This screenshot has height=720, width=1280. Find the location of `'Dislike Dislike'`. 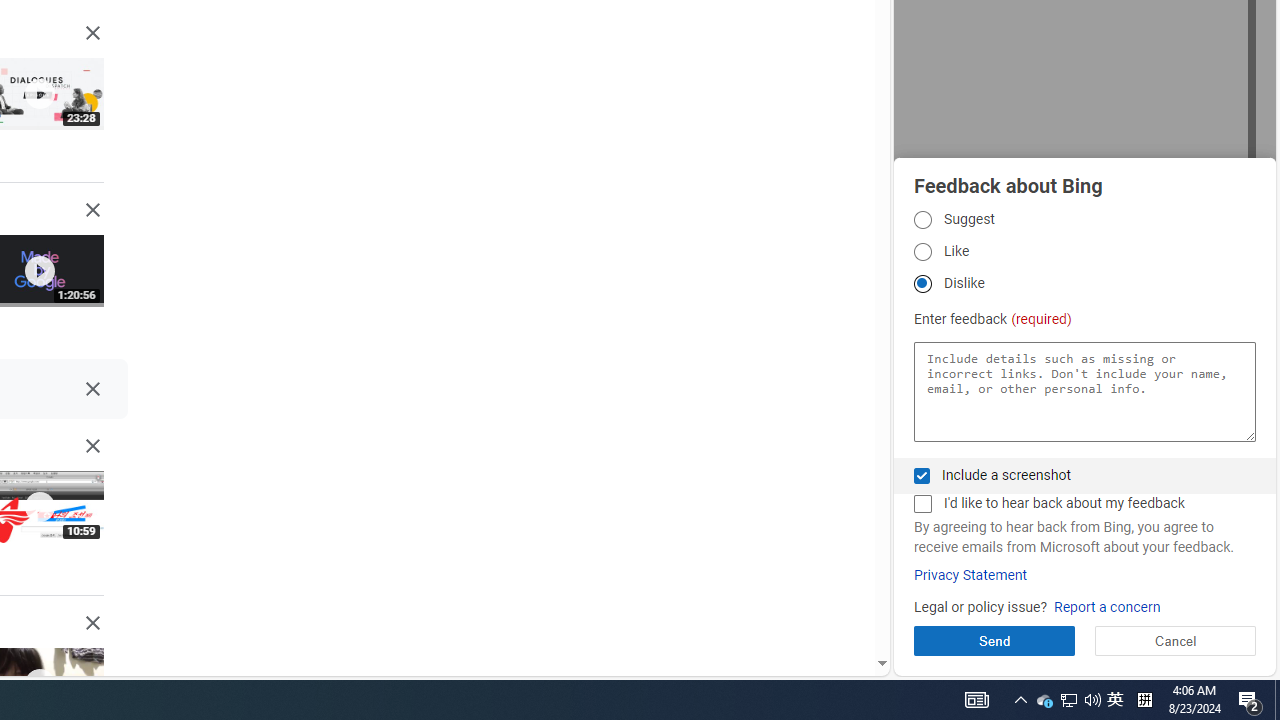

'Dislike Dislike' is located at coordinates (921, 284).